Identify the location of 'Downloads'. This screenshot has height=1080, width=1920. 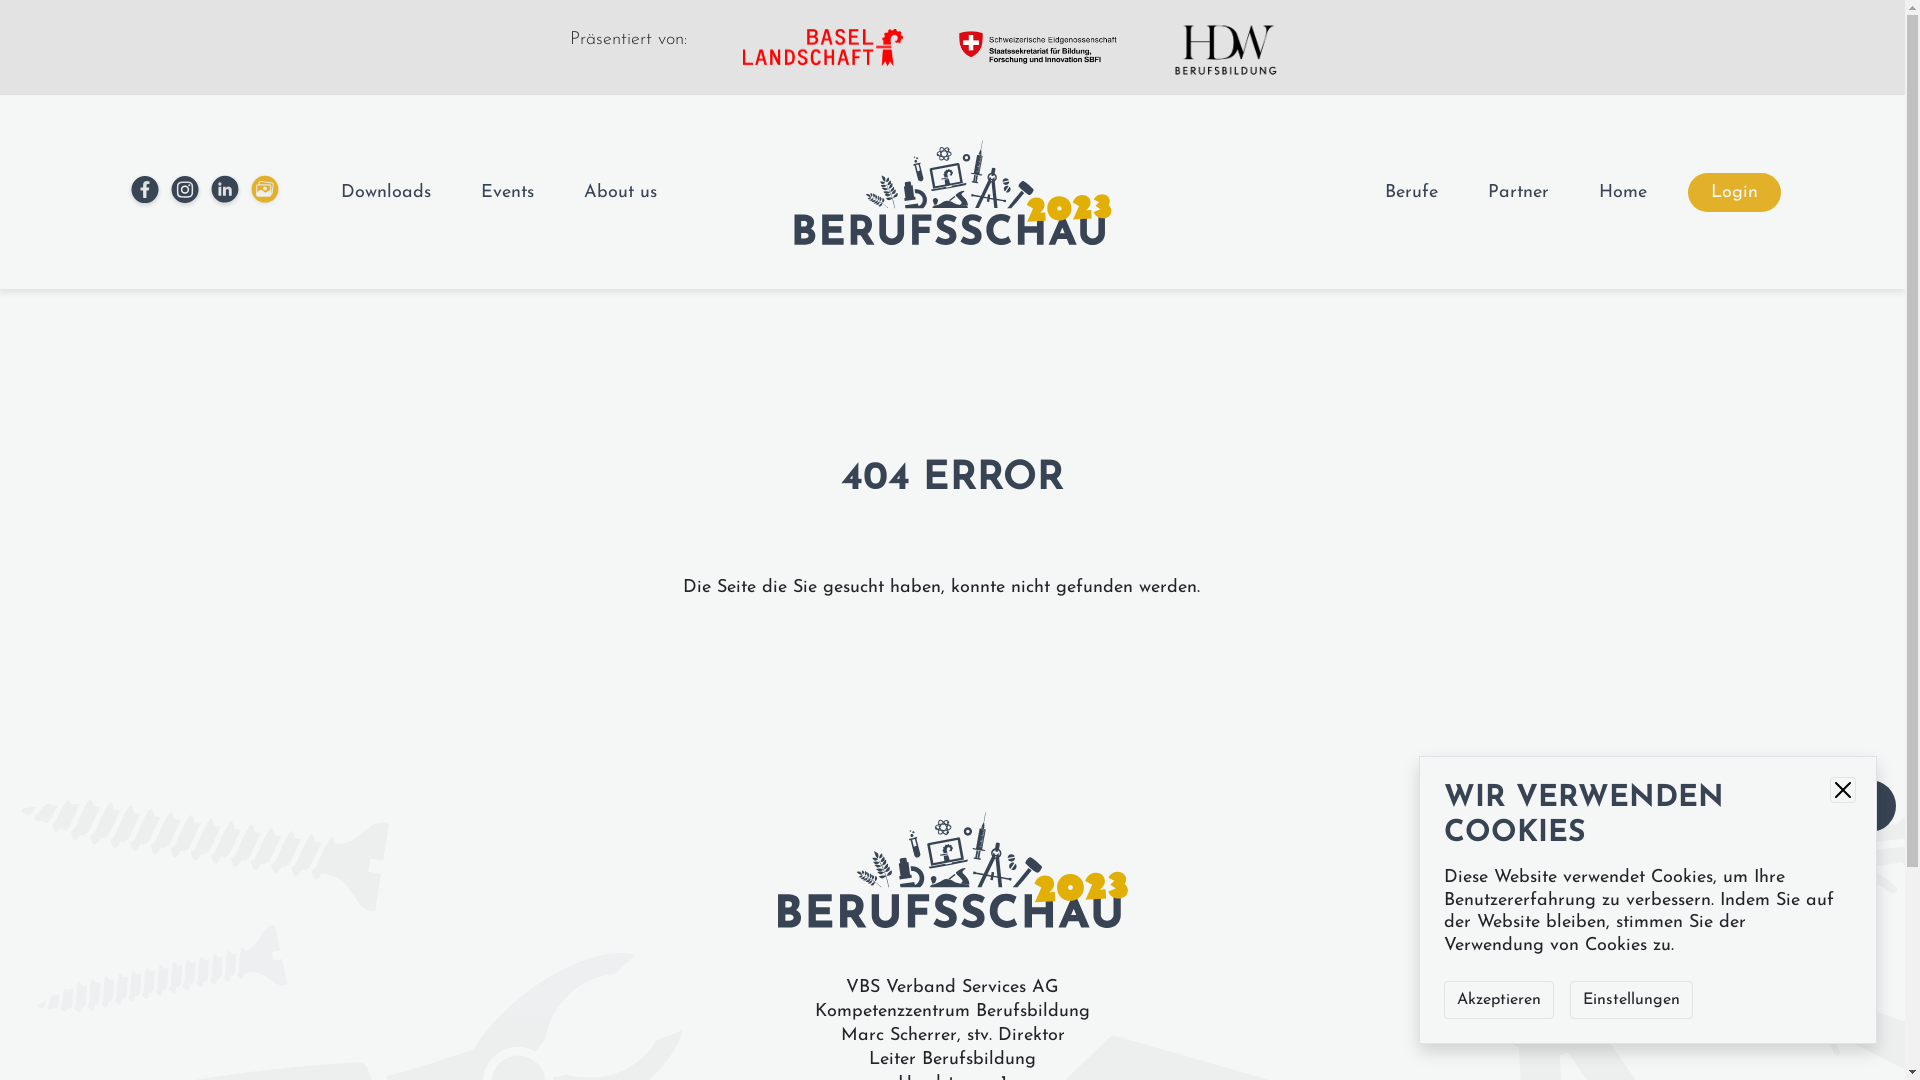
(384, 191).